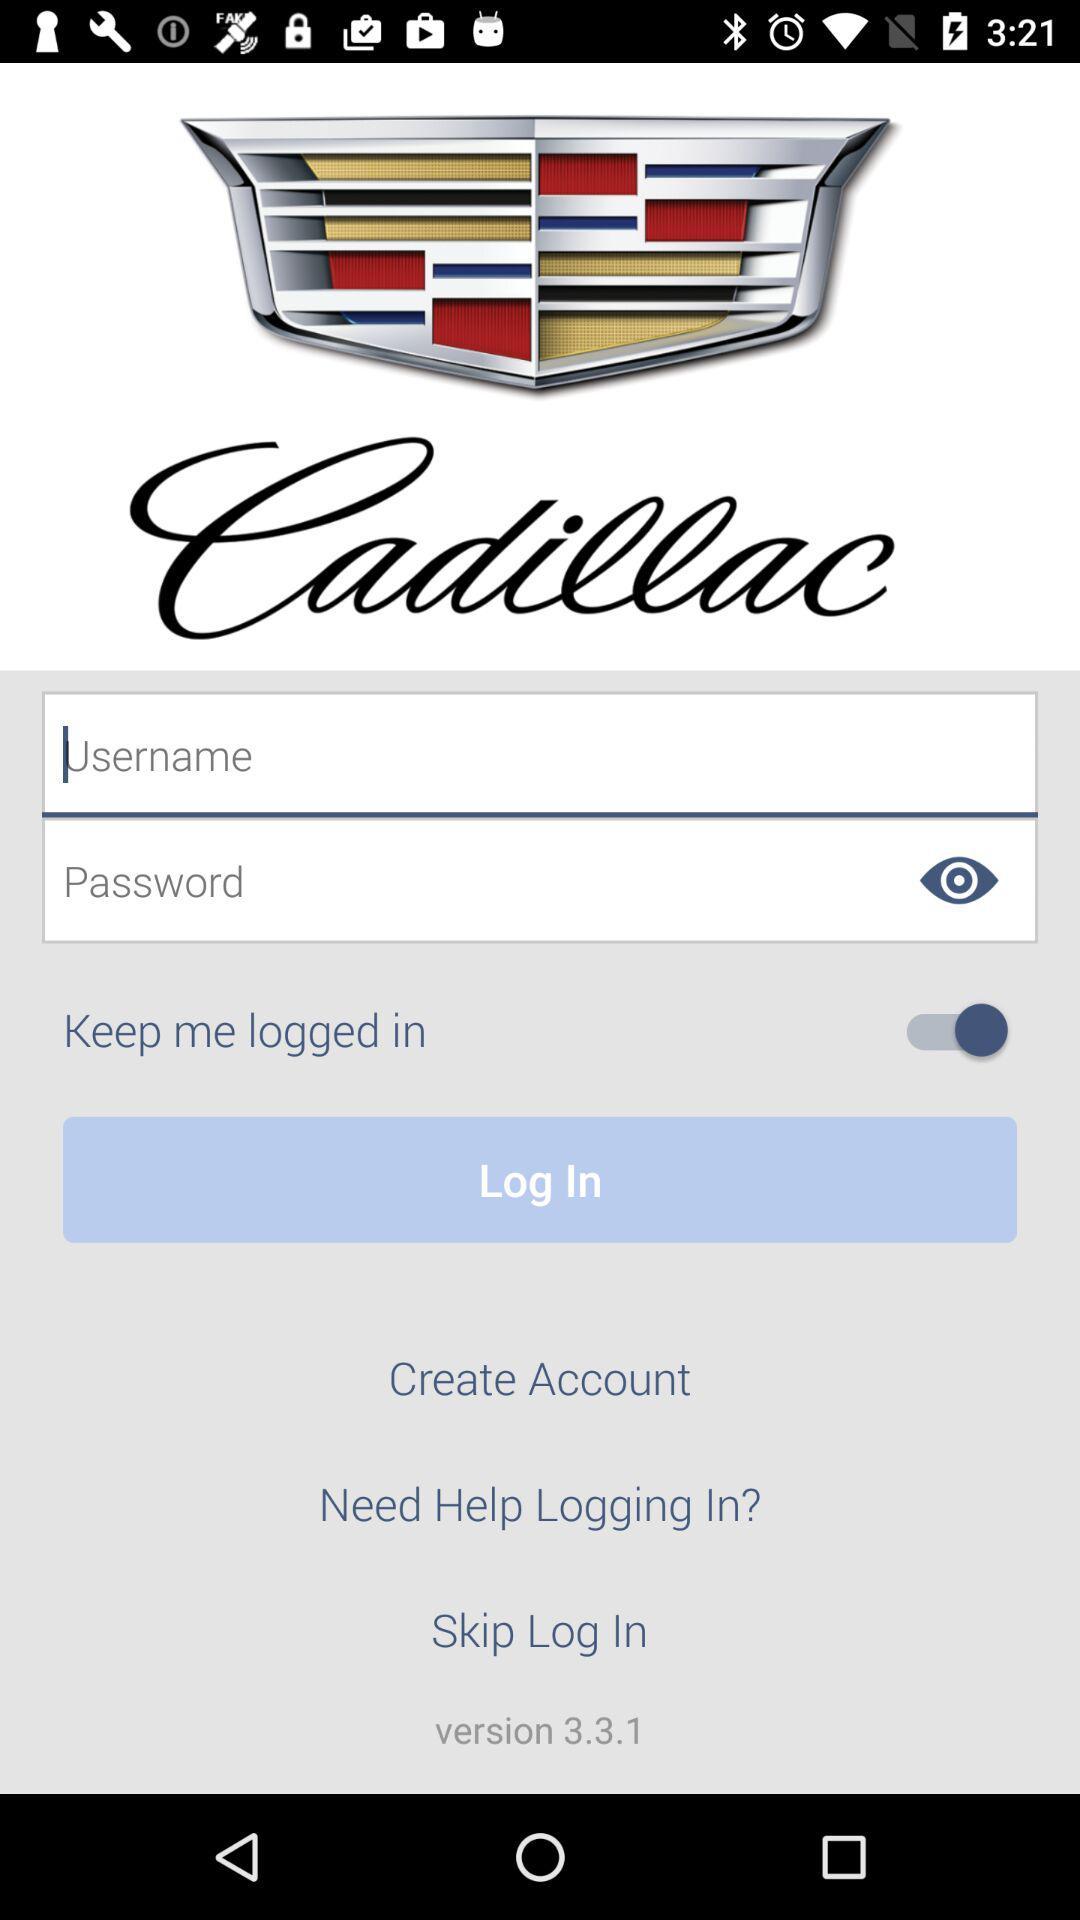  I want to click on fill log in, so click(540, 753).